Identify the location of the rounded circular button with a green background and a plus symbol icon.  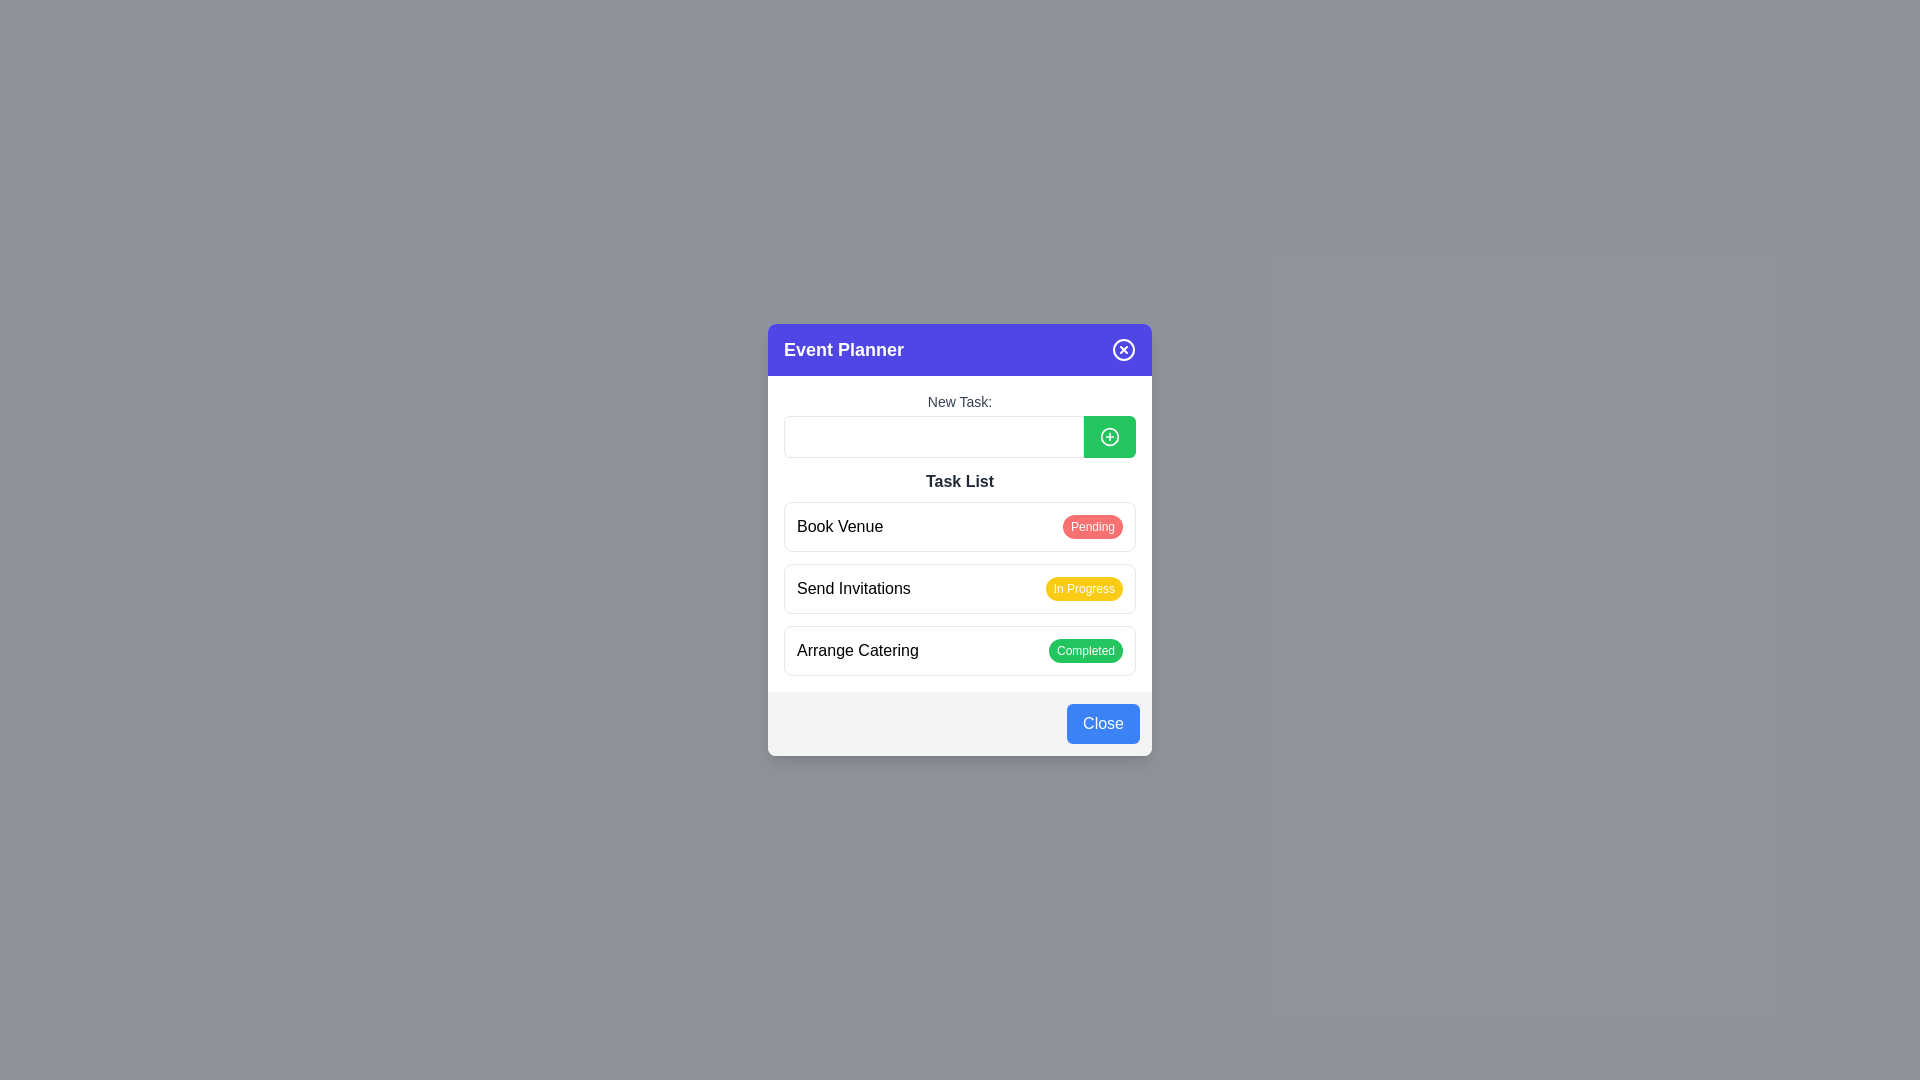
(1108, 435).